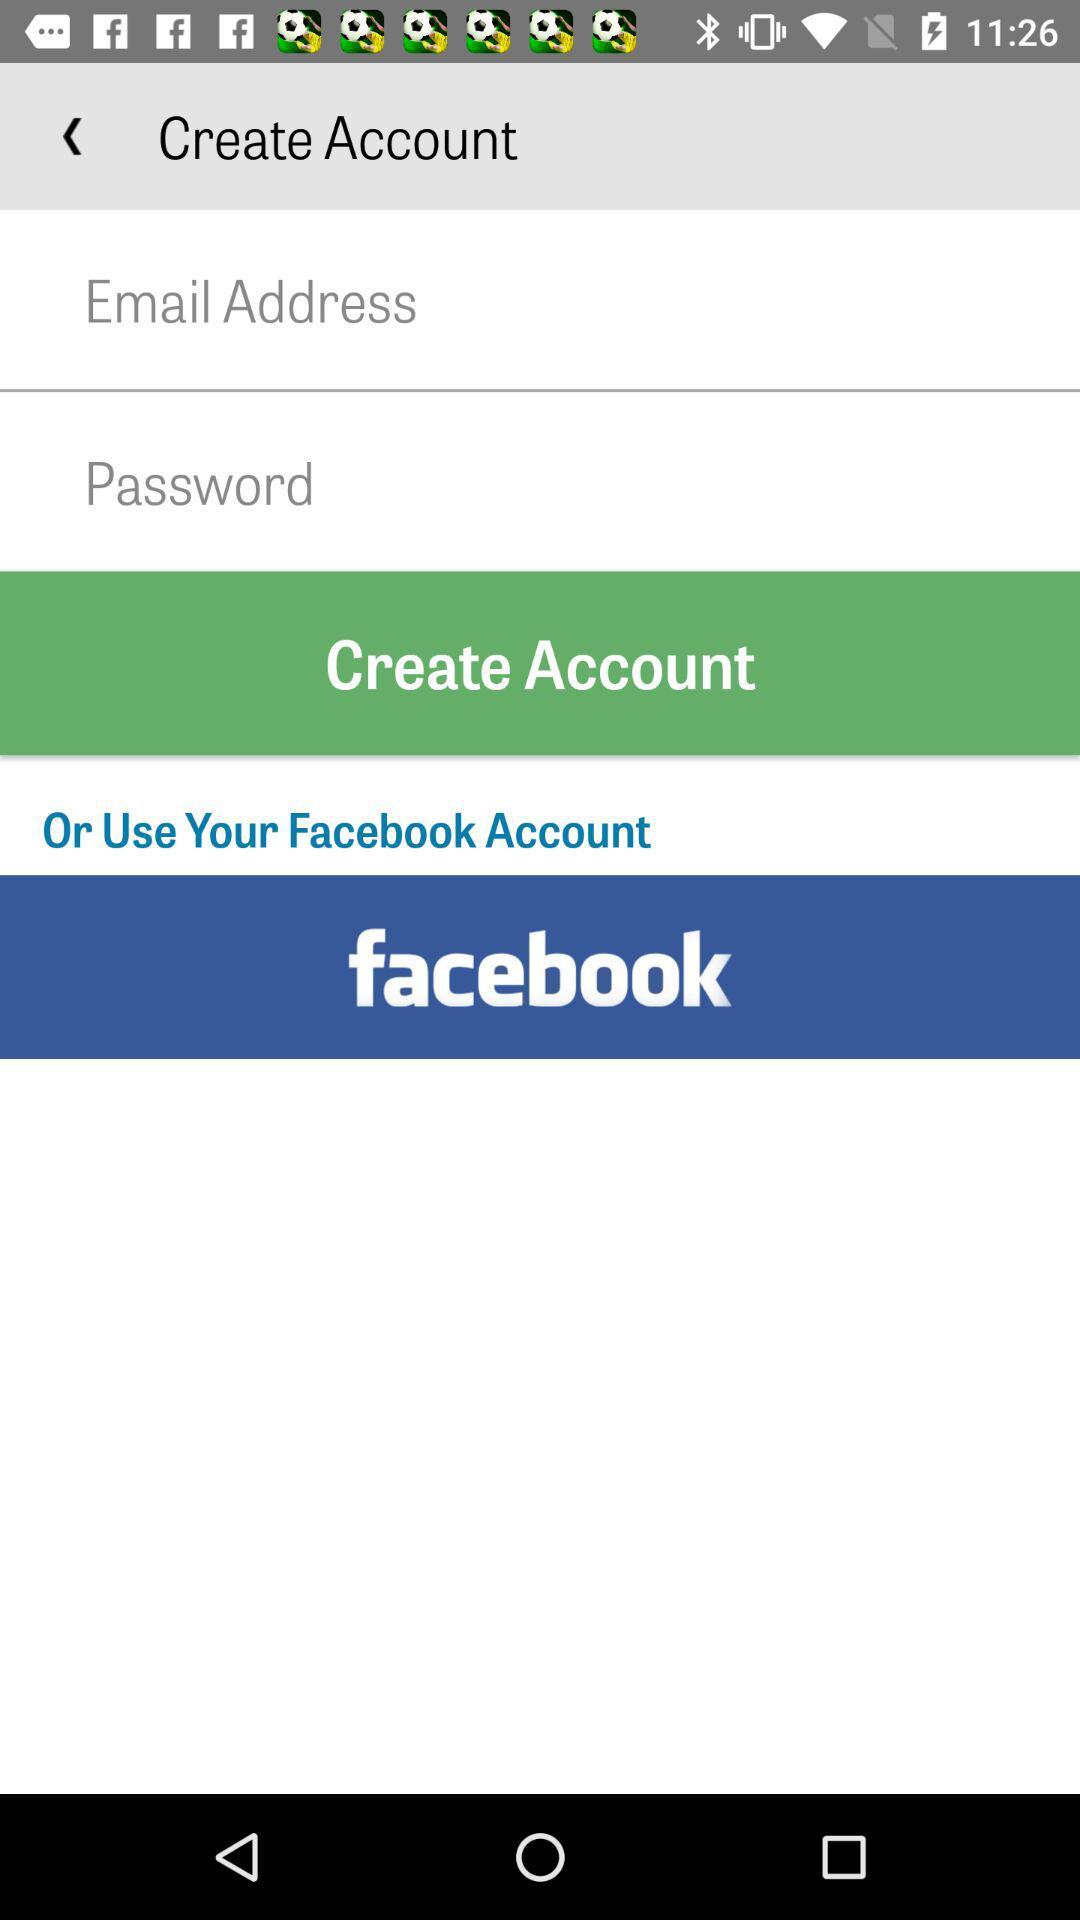 The image size is (1080, 1920). I want to click on password, so click(582, 481).